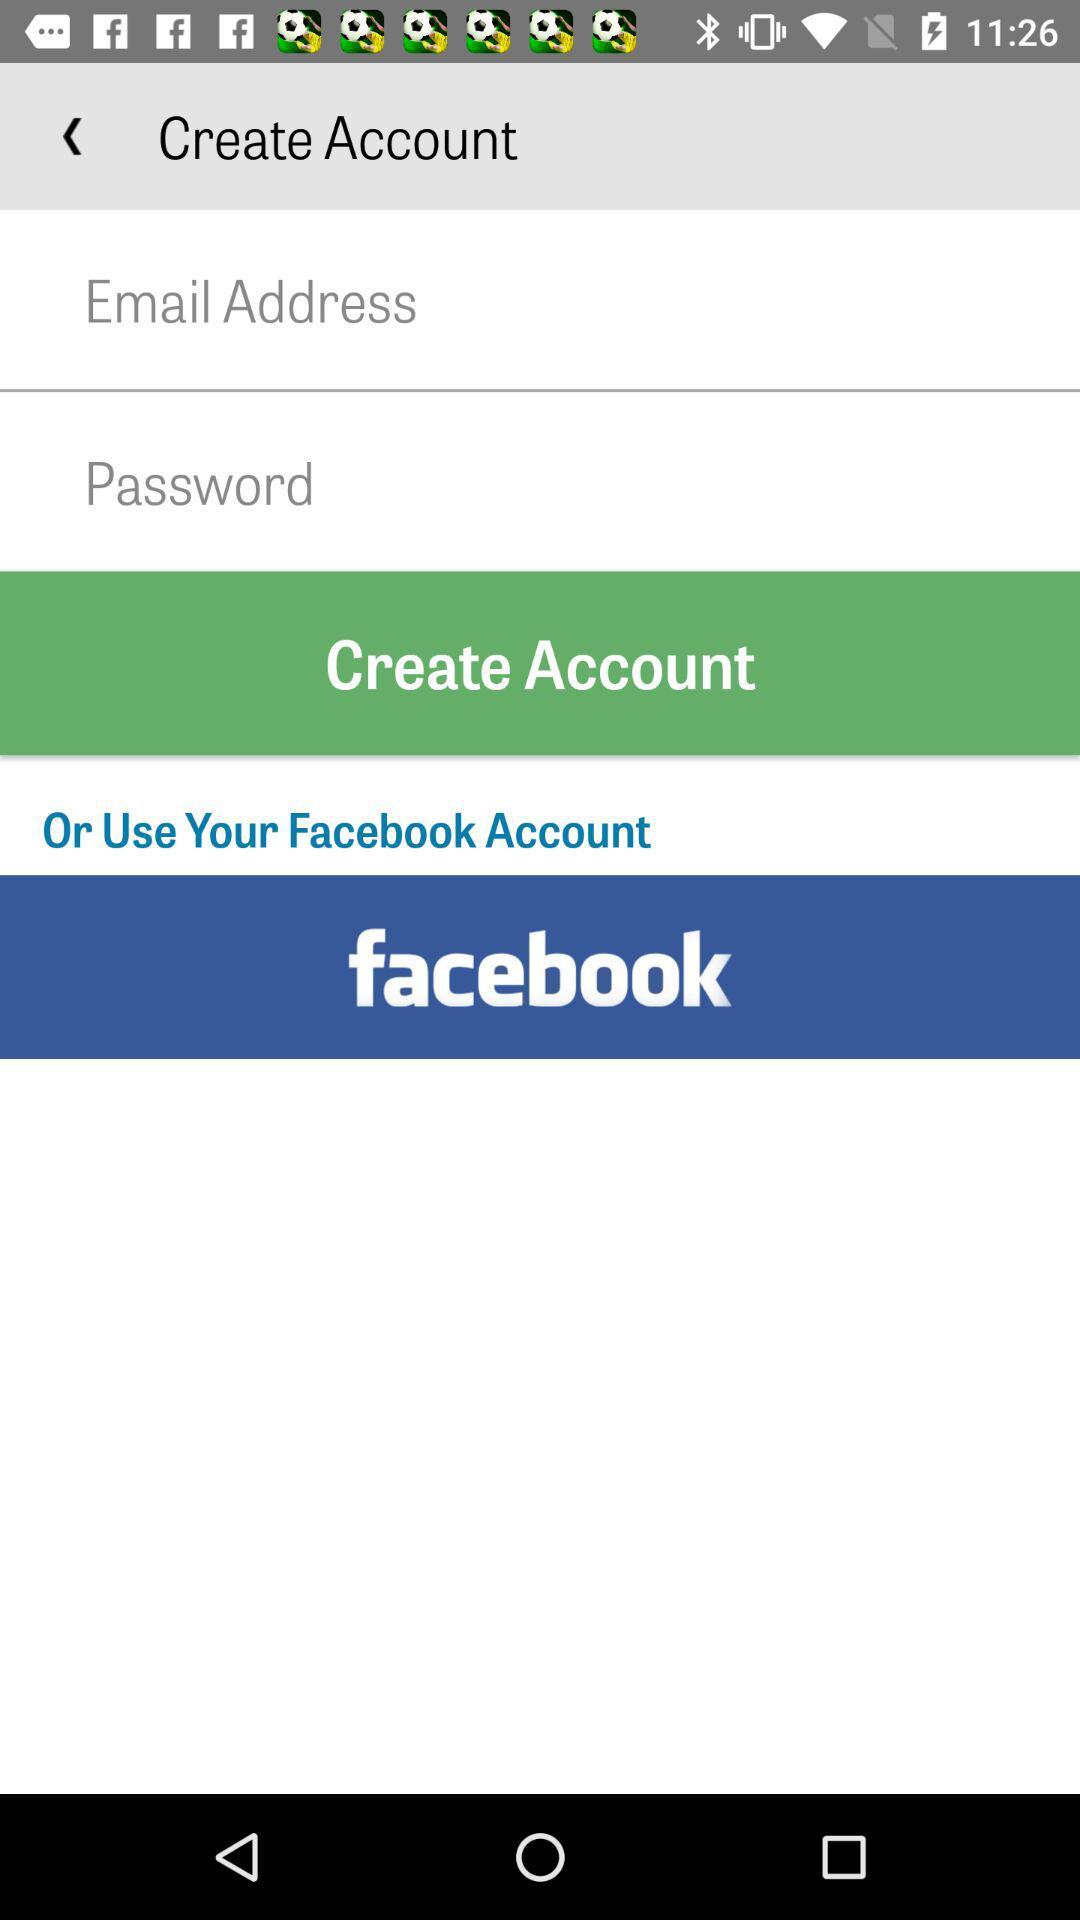 The image size is (1080, 1920). I want to click on password, so click(582, 481).